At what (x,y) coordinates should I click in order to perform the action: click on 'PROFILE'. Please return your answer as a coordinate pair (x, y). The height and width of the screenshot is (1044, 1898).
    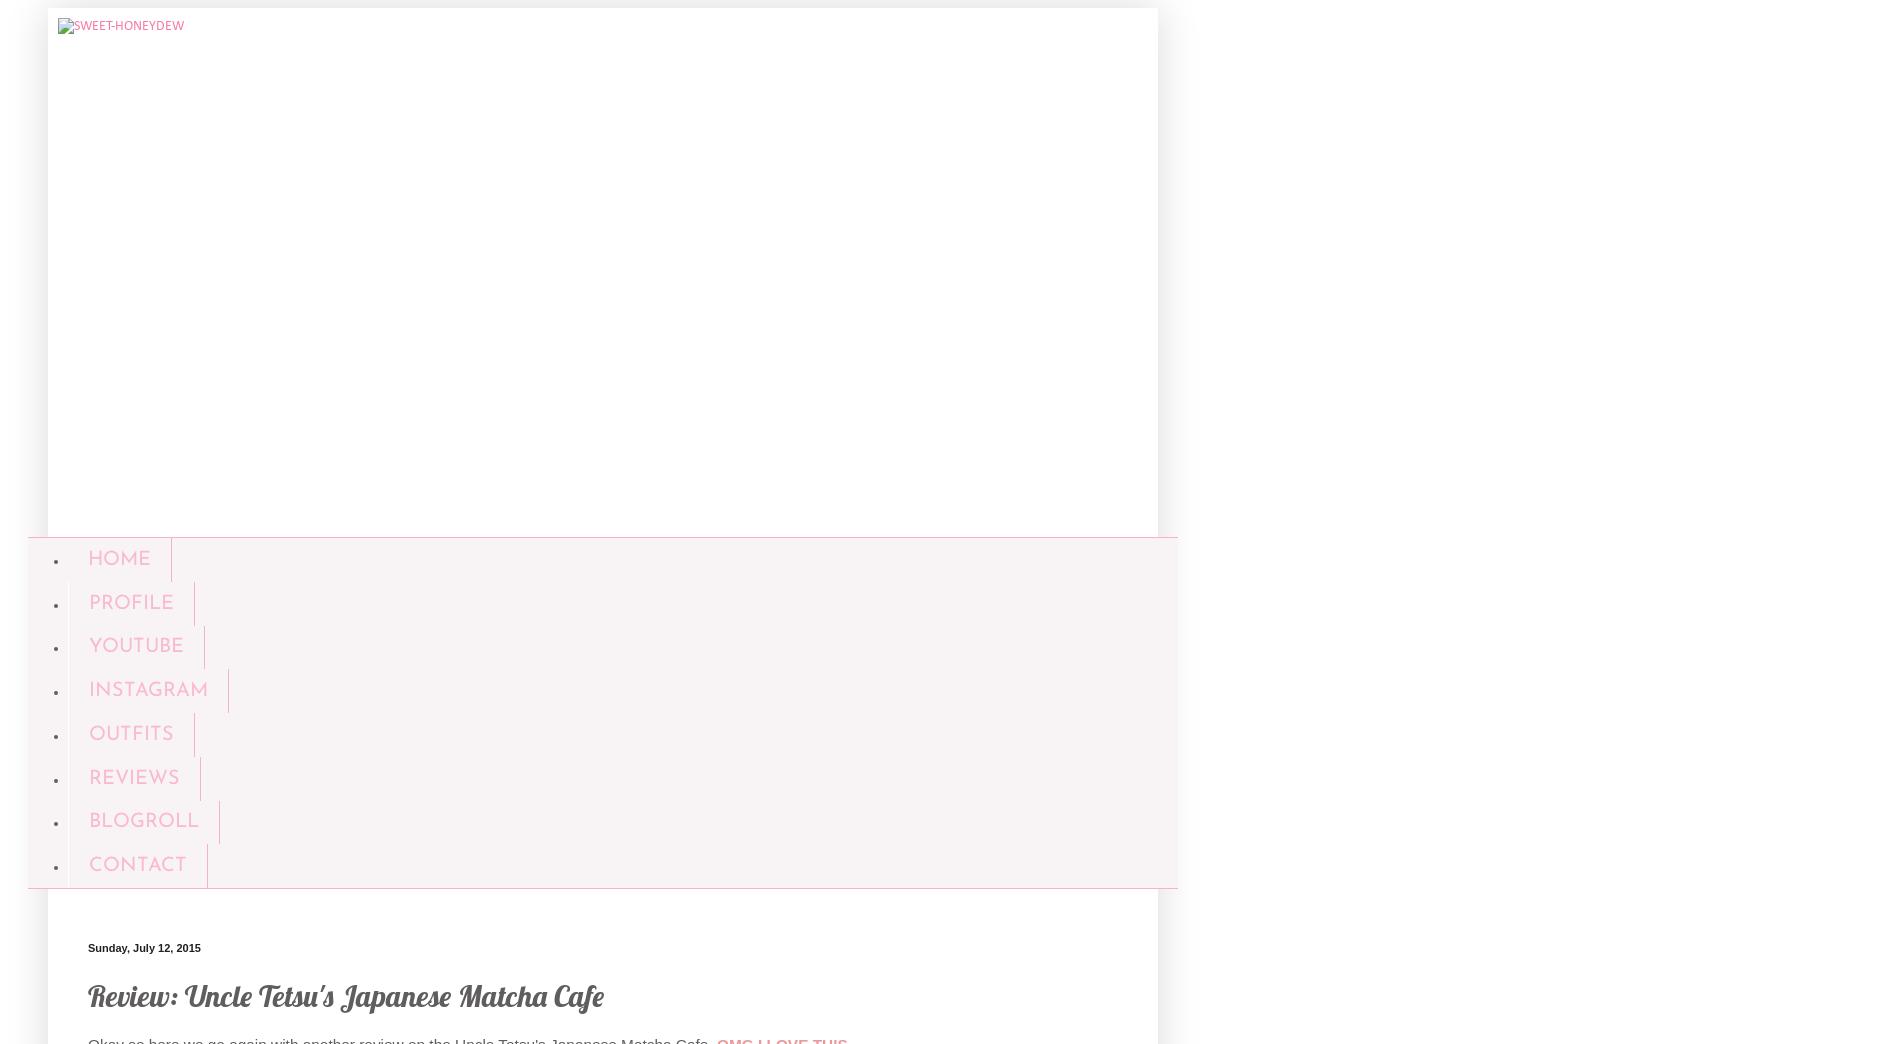
    Looking at the image, I should click on (130, 603).